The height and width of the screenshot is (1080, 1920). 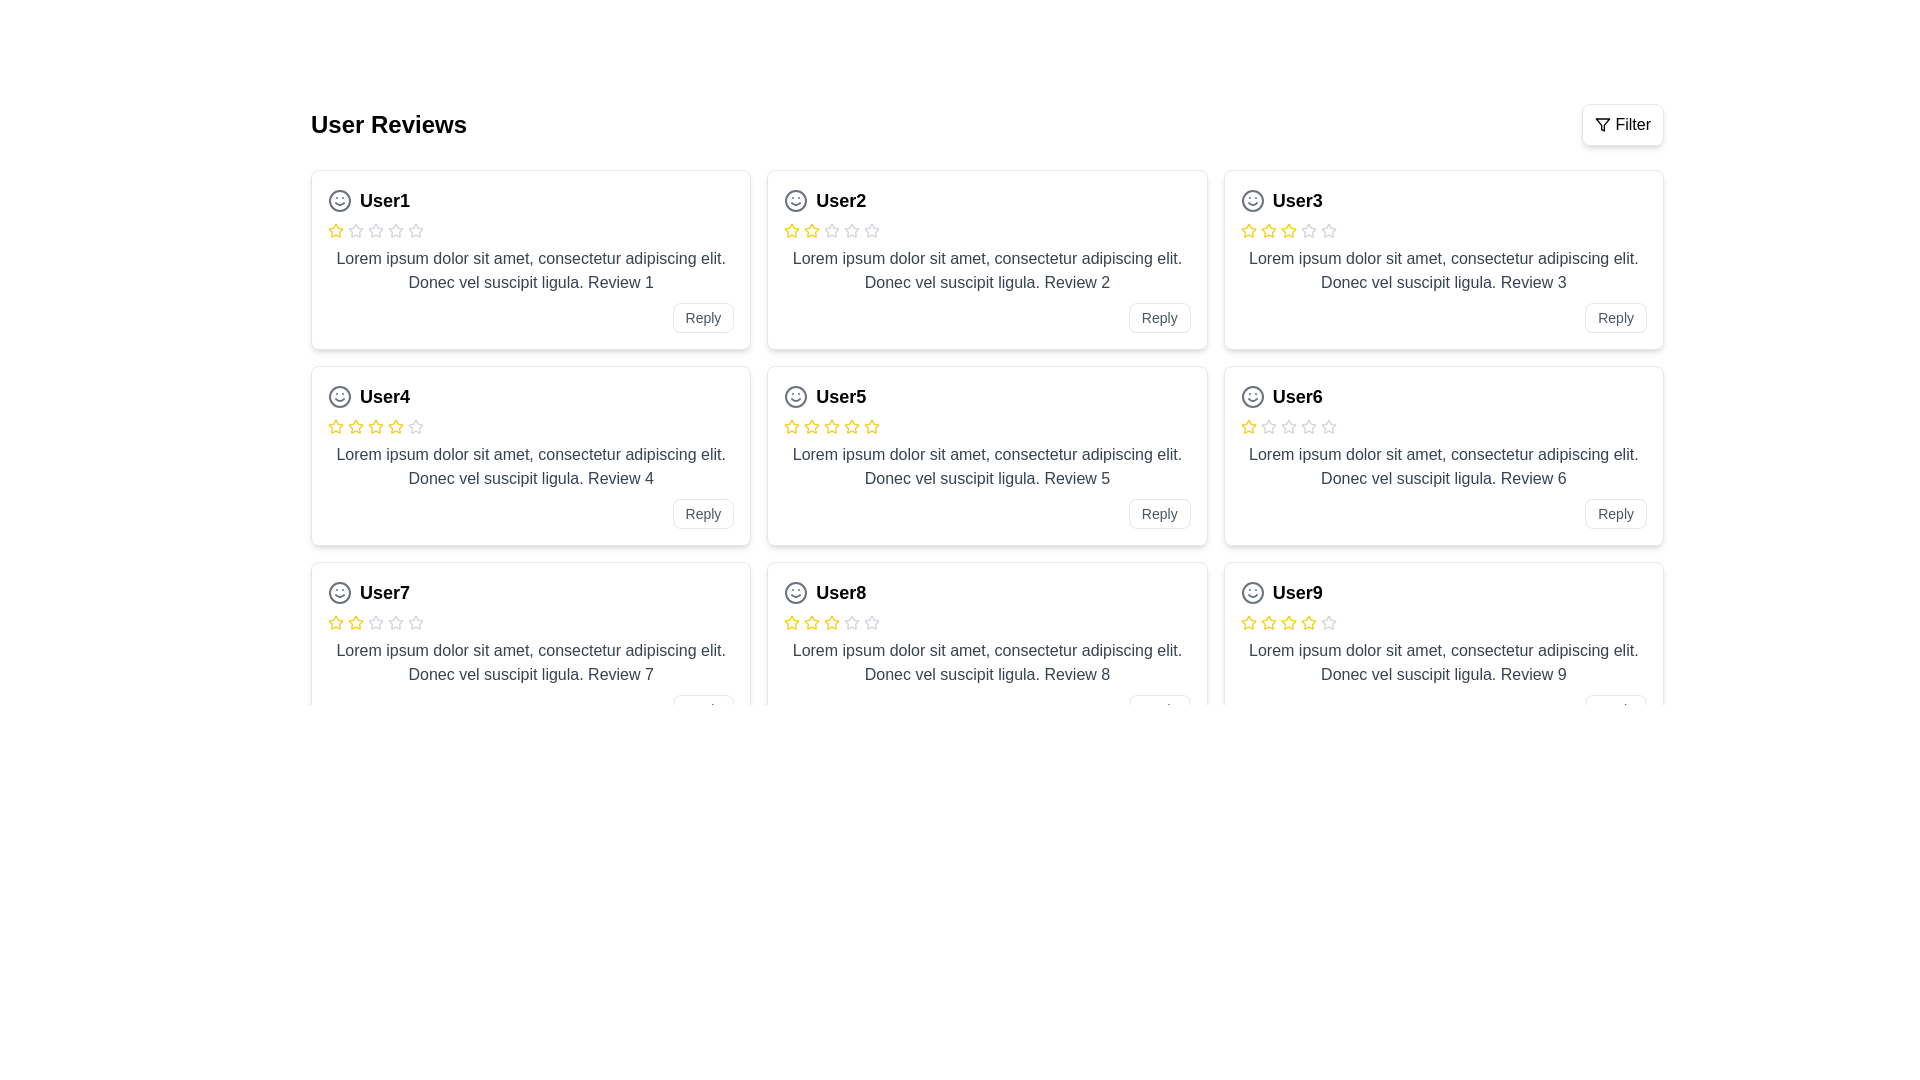 I want to click on the bold text label displaying 'User4', which is located in the second row, first column of a review card component, to the right of an icon and above a star rating, so click(x=384, y=397).